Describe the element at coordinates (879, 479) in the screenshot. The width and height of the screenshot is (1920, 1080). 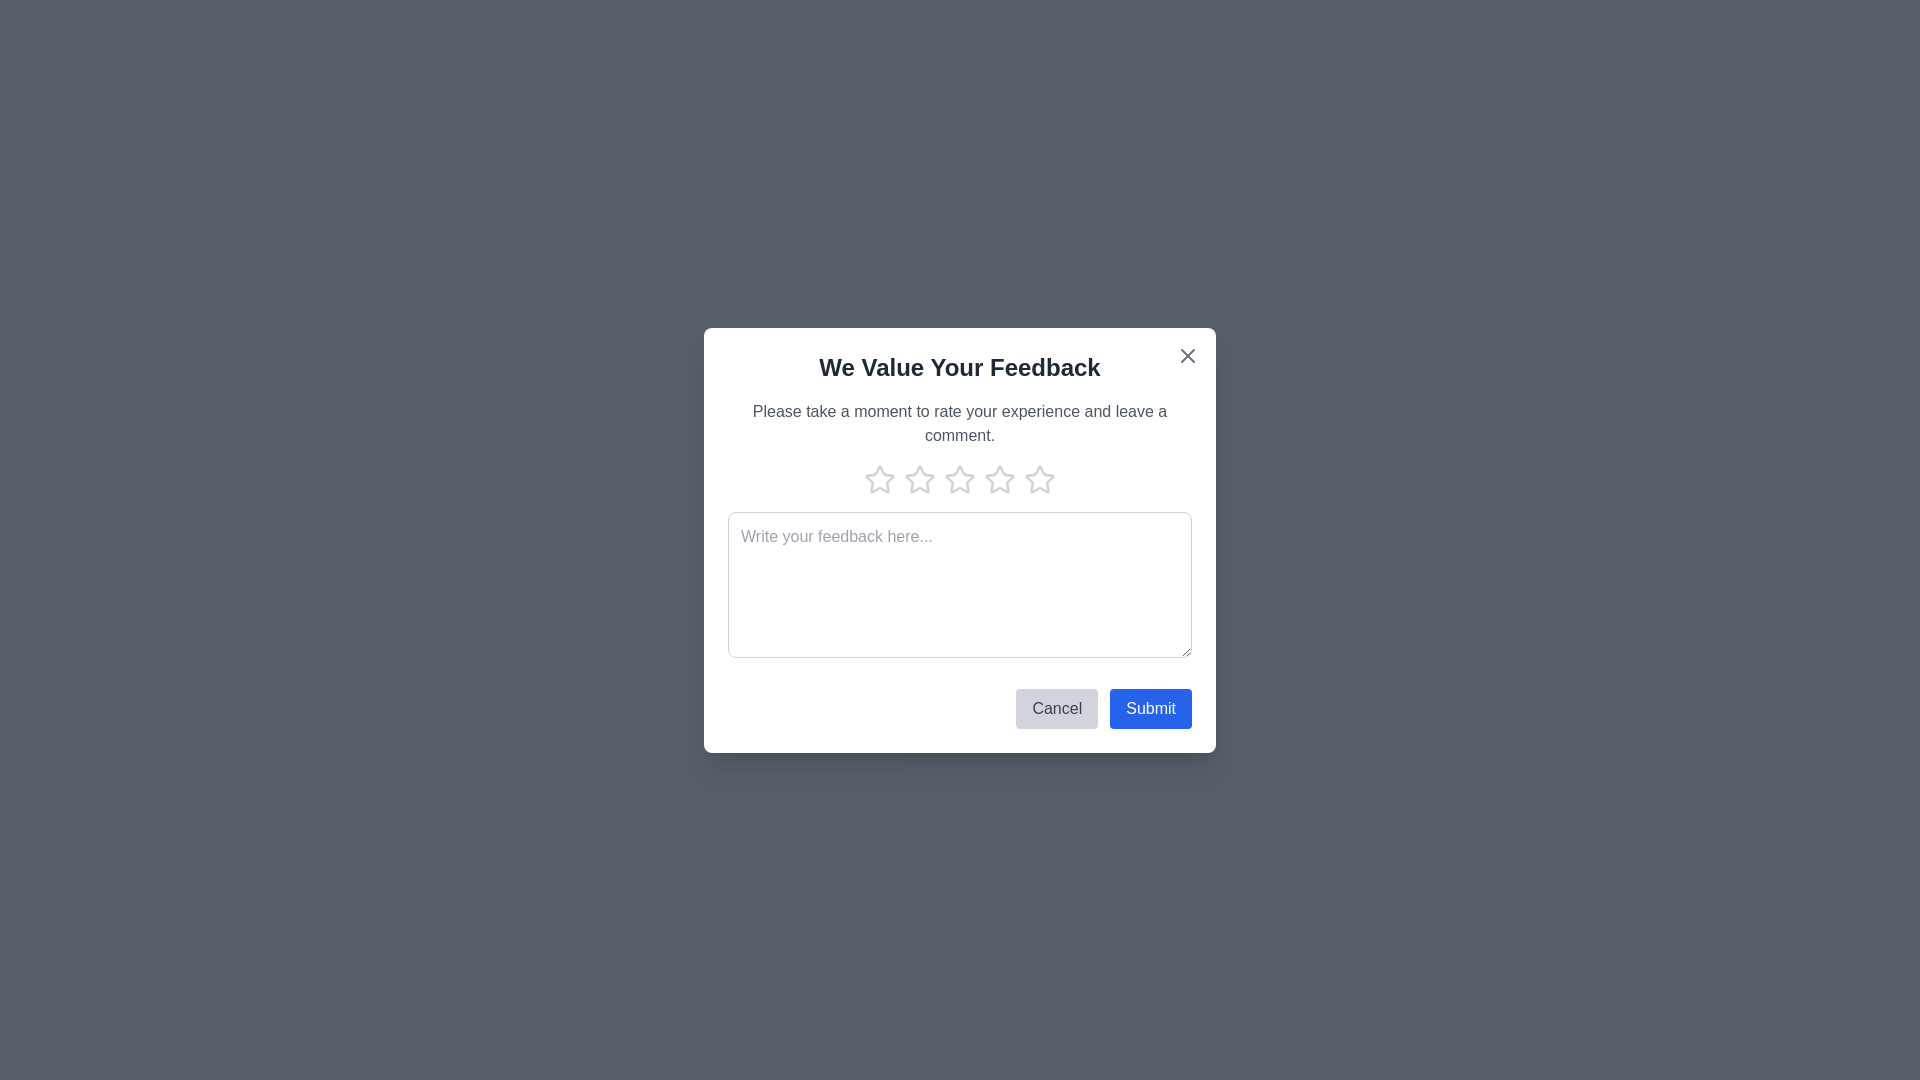
I see `the first star-shaped rating icon, which is part of a horizontally aligned group of five icons` at that location.